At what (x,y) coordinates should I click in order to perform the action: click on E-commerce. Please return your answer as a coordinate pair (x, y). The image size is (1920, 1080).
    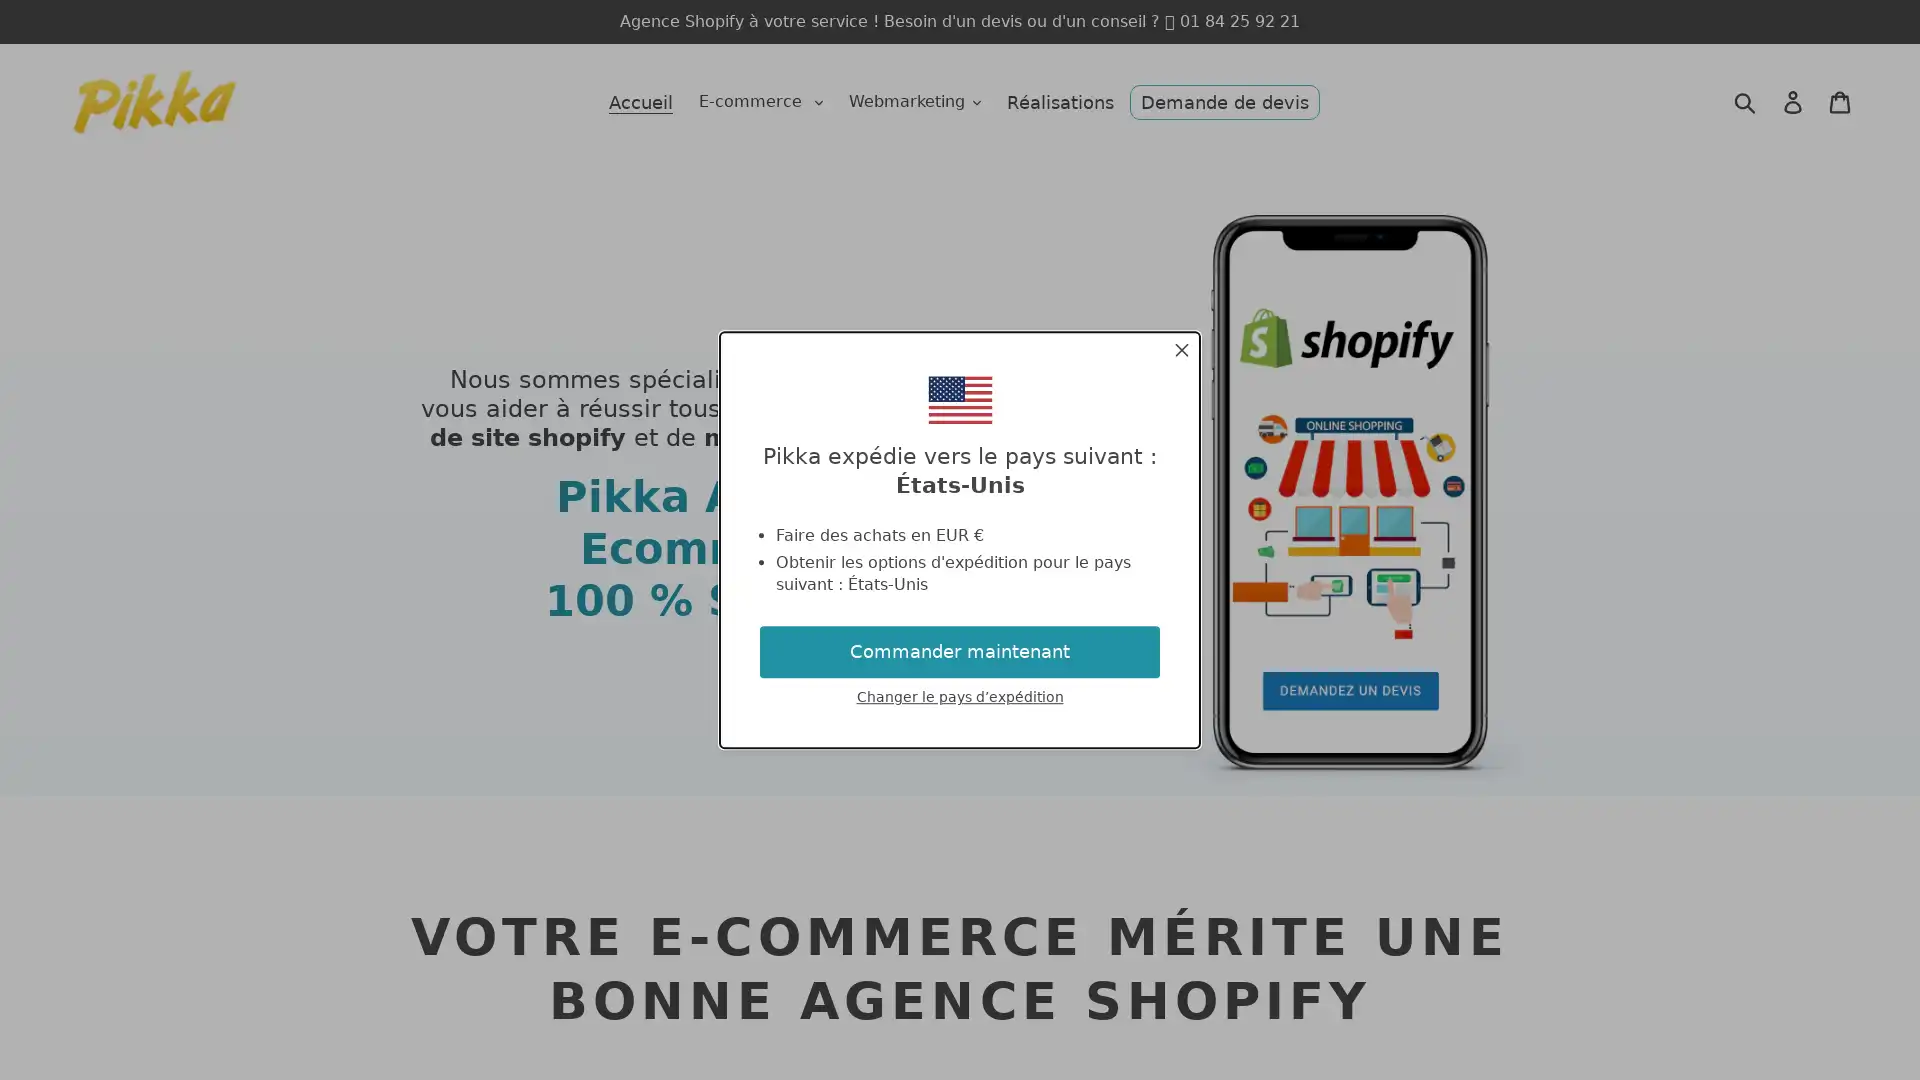
    Looking at the image, I should click on (760, 101).